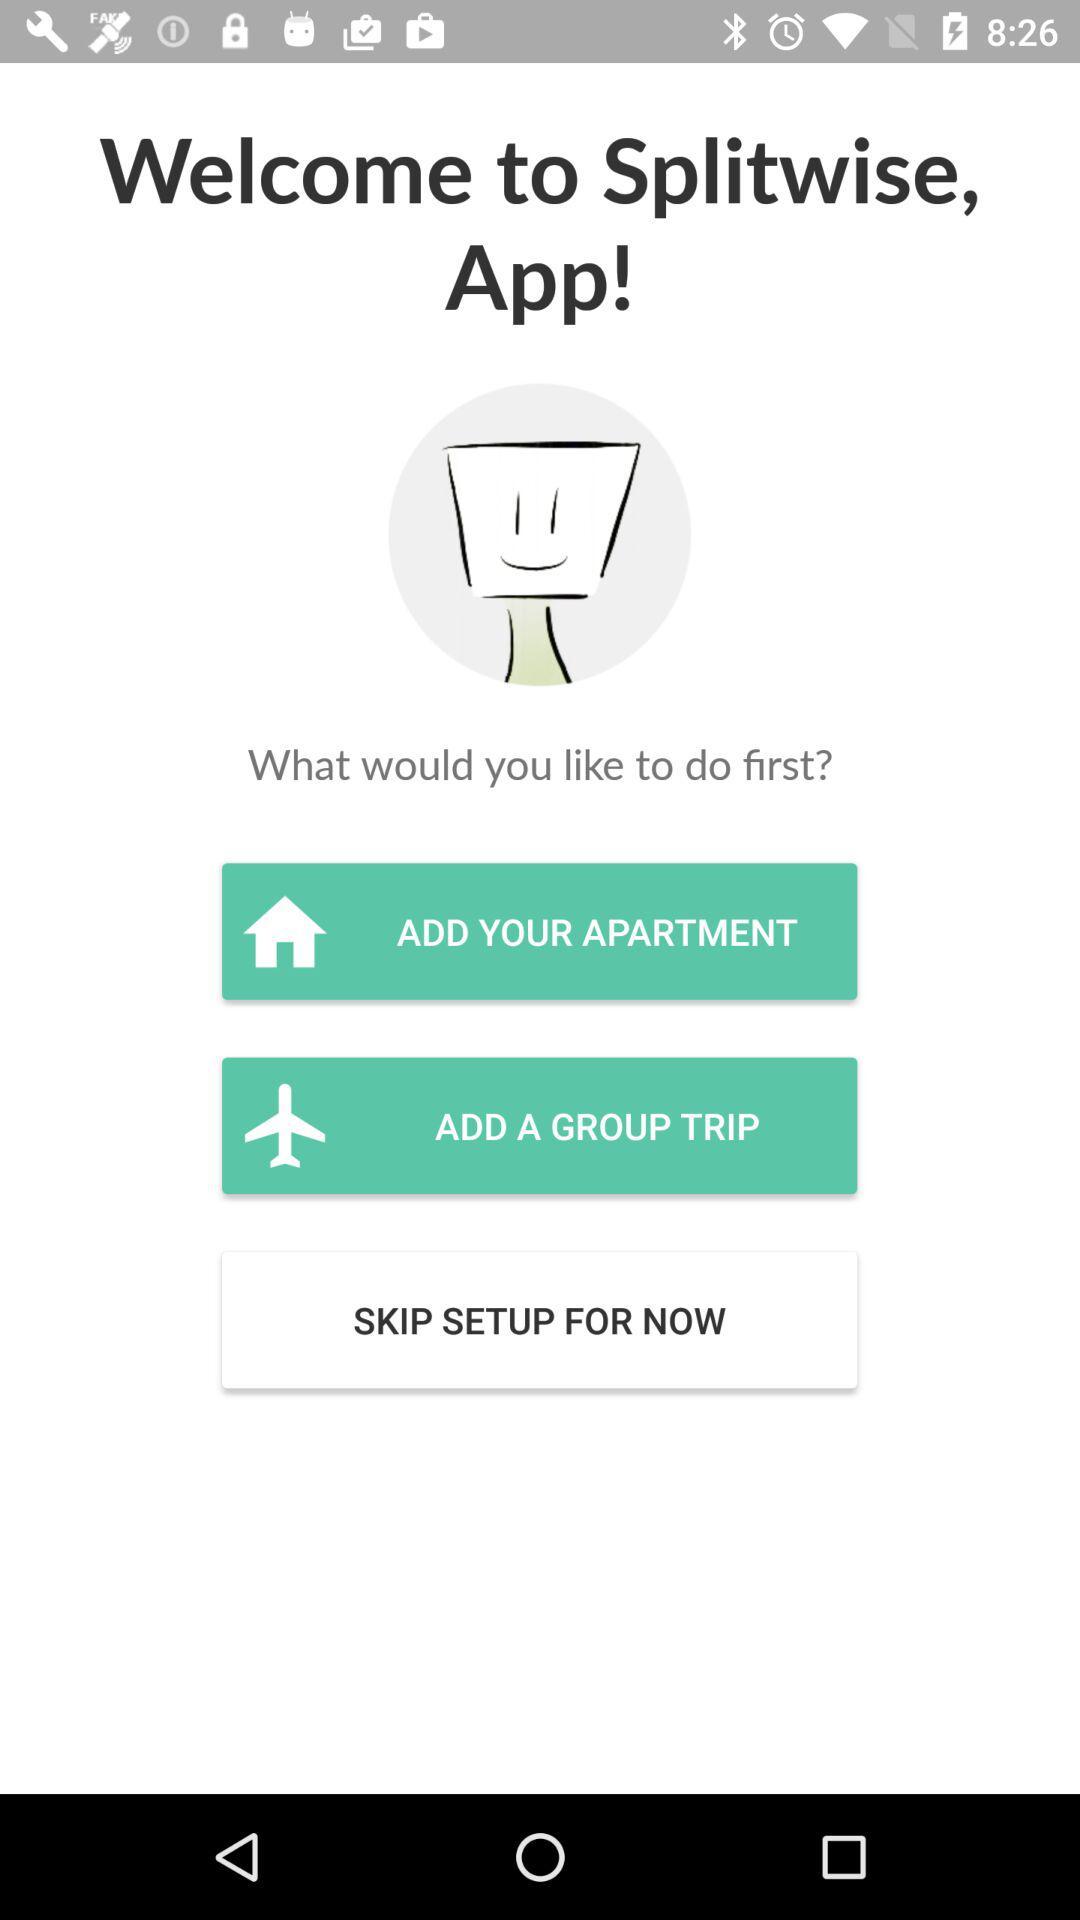 The image size is (1080, 1920). What do you see at coordinates (538, 1125) in the screenshot?
I see `icon above the skip setup for icon` at bounding box center [538, 1125].